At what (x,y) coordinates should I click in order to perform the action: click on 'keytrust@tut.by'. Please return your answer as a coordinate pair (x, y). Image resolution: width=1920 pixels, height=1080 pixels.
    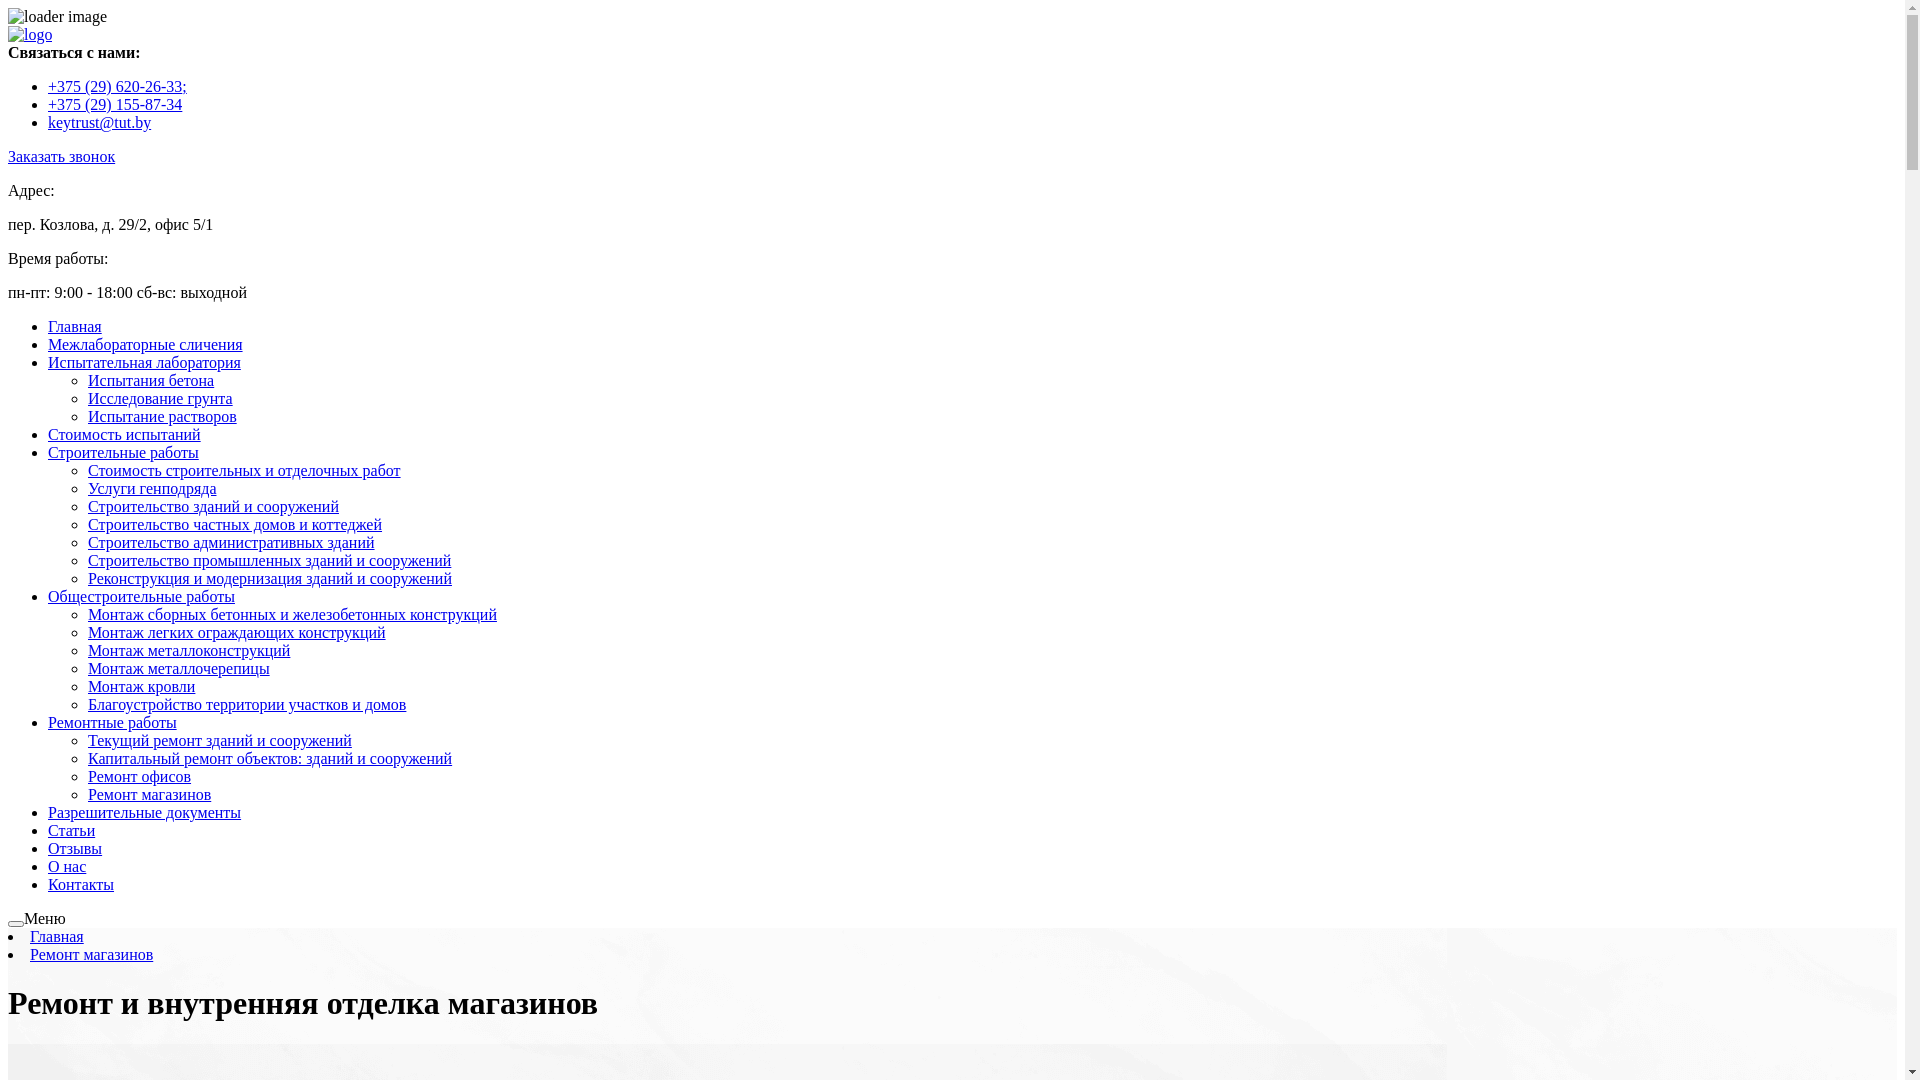
    Looking at the image, I should click on (98, 122).